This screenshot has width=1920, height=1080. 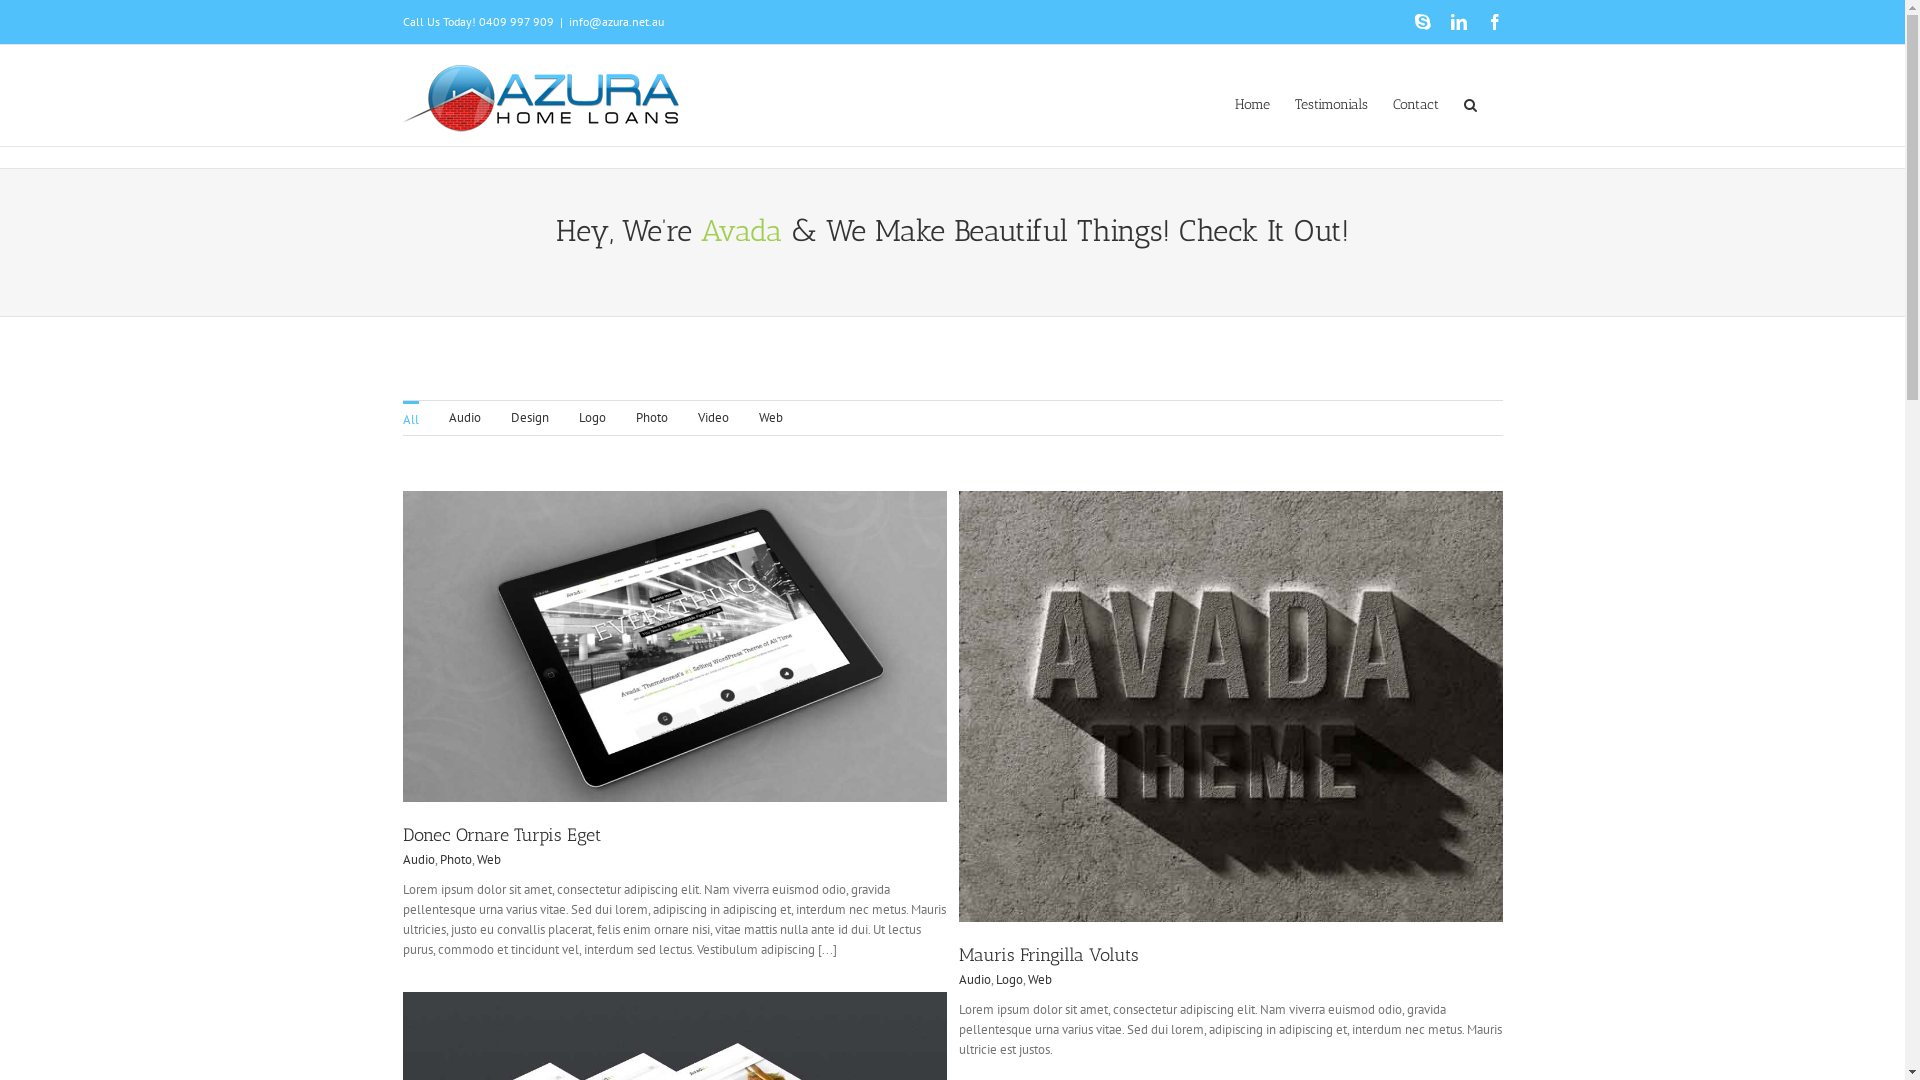 I want to click on 'Facebook', so click(x=1493, y=22).